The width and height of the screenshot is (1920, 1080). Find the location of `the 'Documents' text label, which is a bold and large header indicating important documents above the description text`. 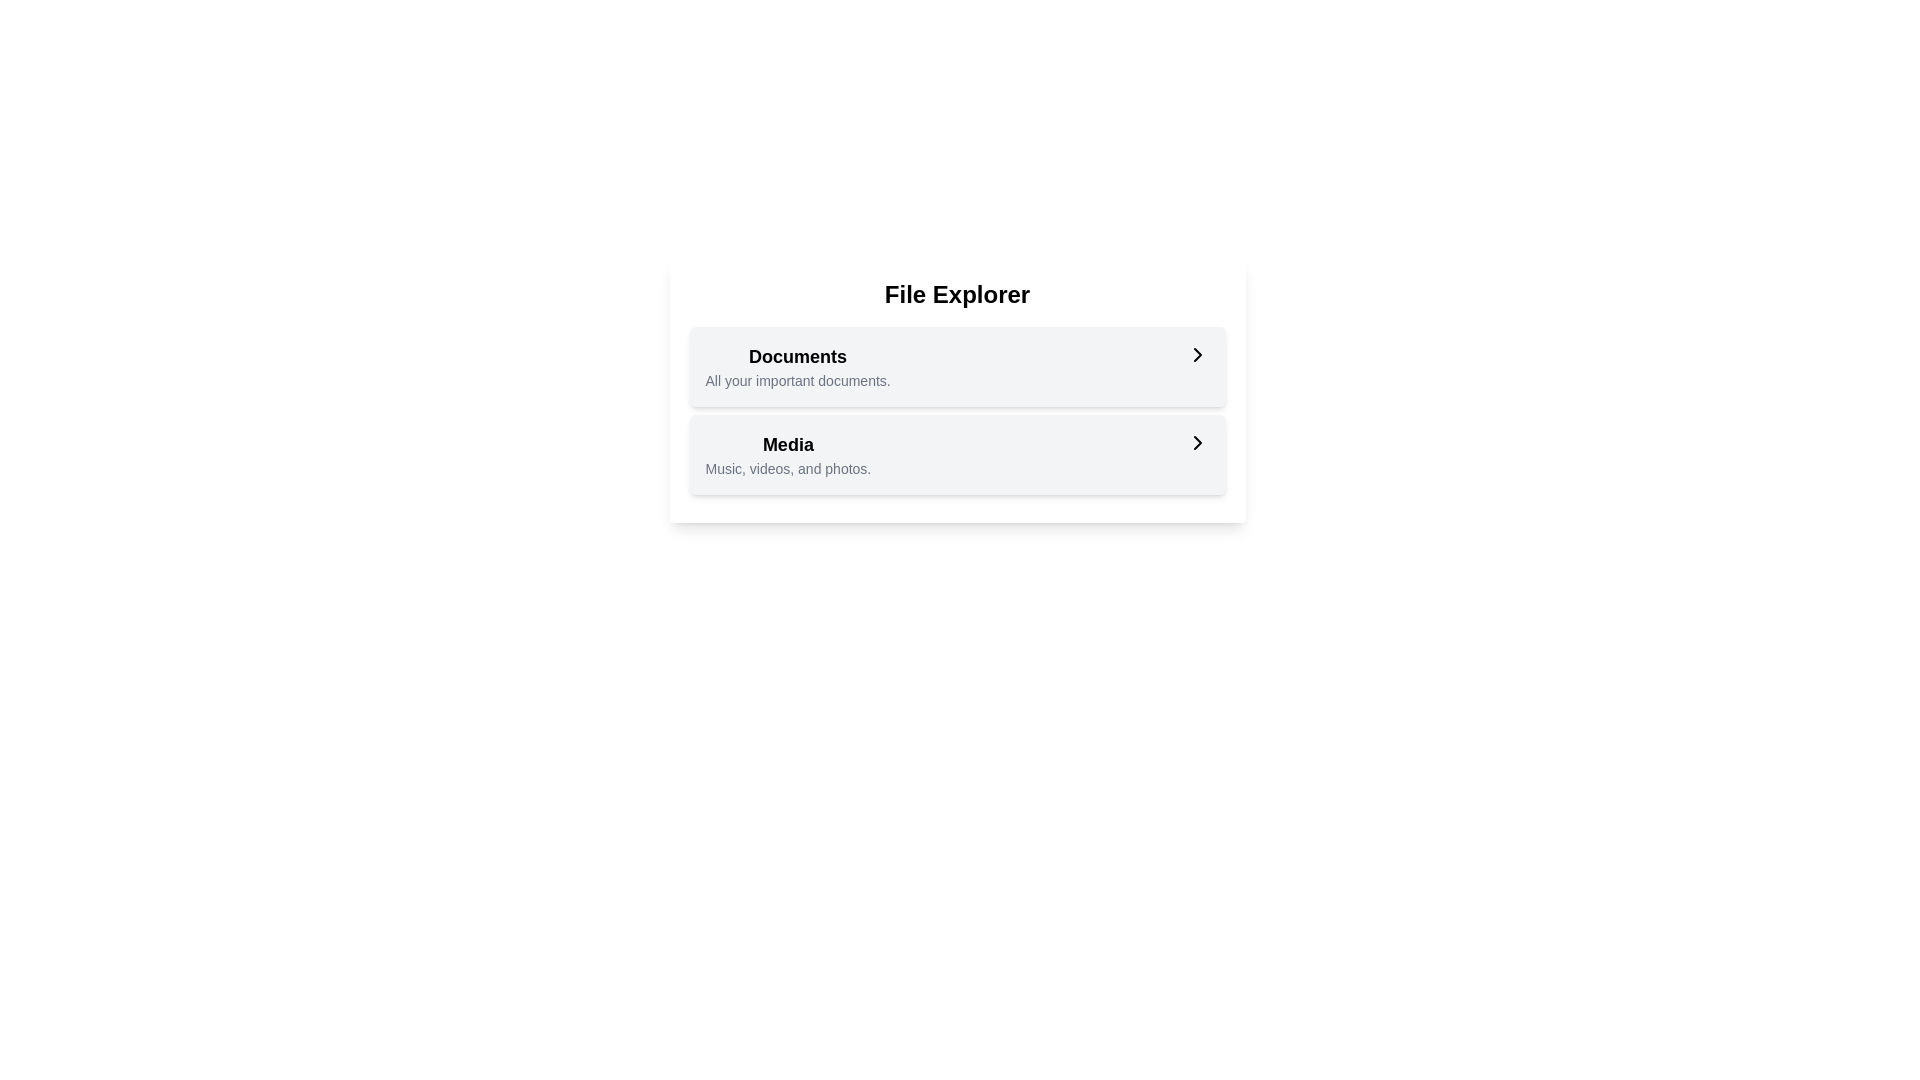

the 'Documents' text label, which is a bold and large header indicating important documents above the description text is located at coordinates (797, 356).